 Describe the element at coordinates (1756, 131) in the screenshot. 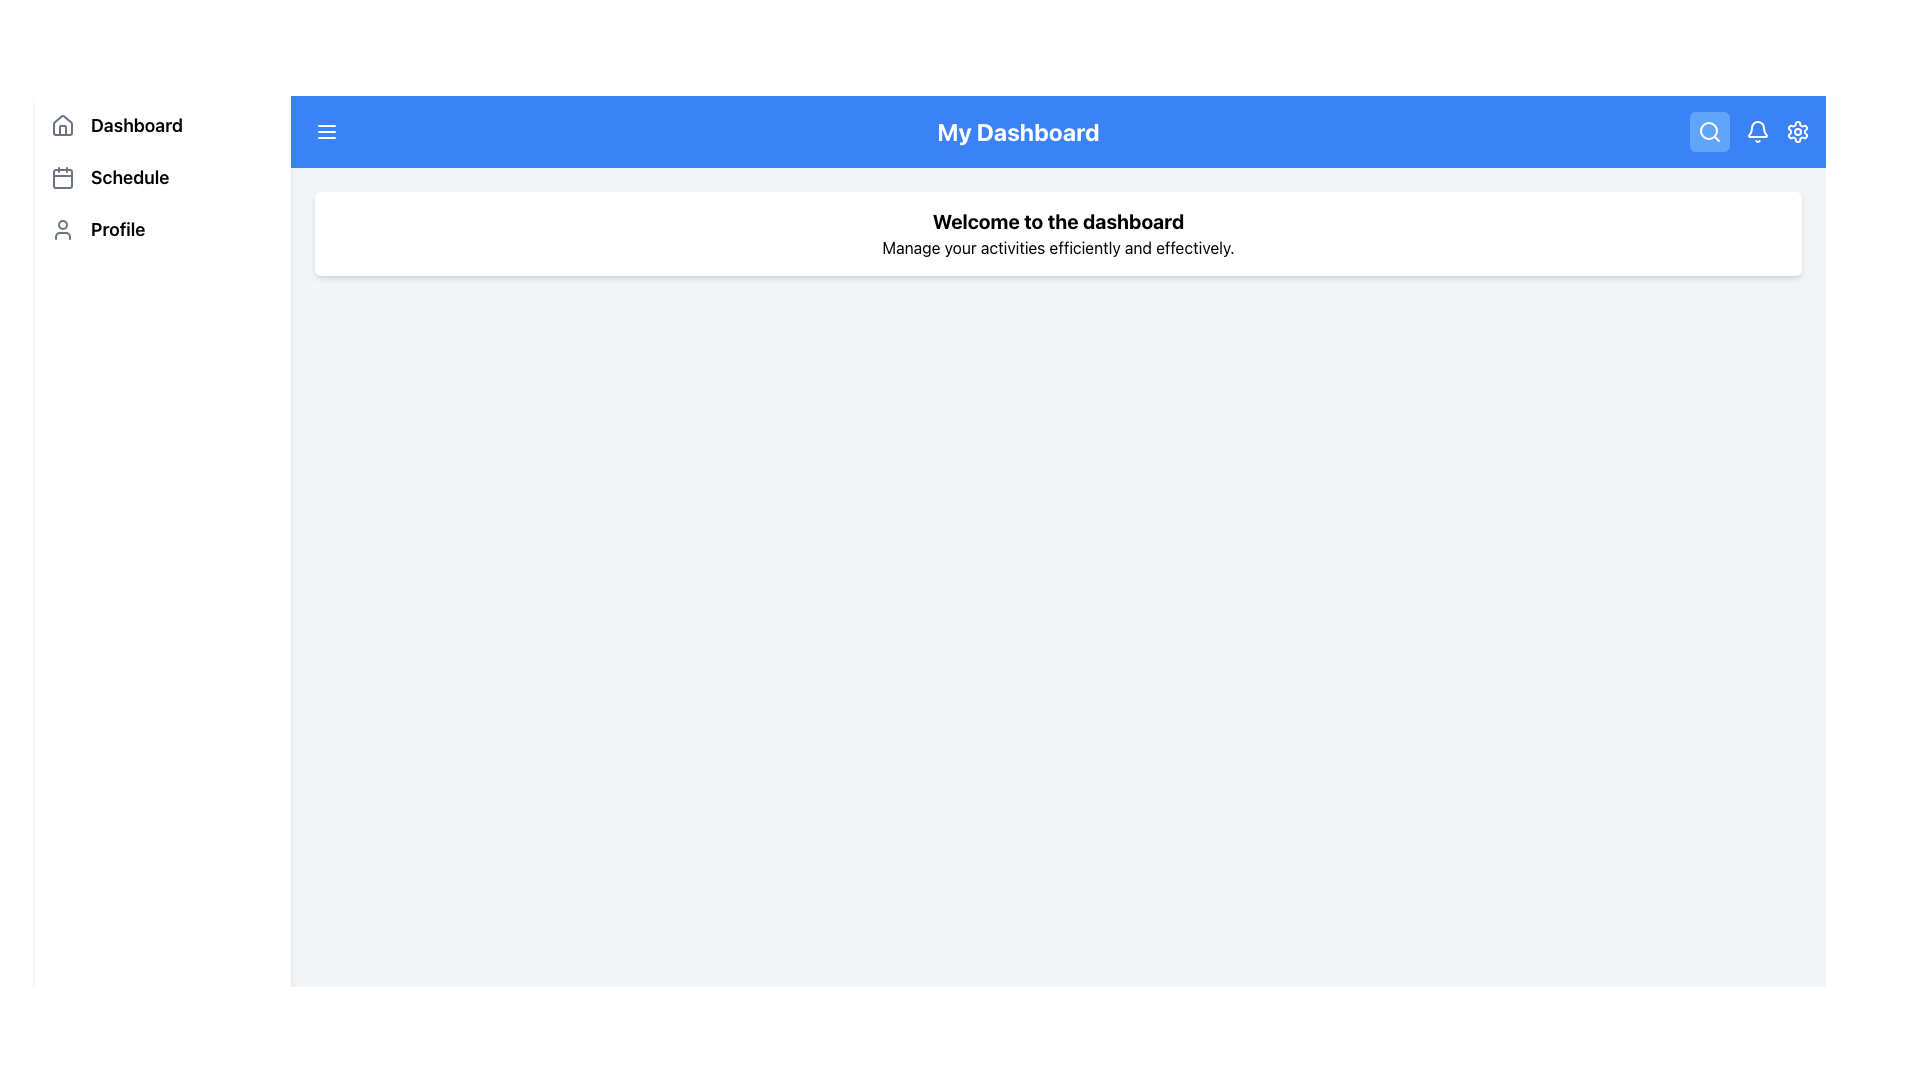

I see `the notification icon located on the top-right portion of the main app bar` at that location.